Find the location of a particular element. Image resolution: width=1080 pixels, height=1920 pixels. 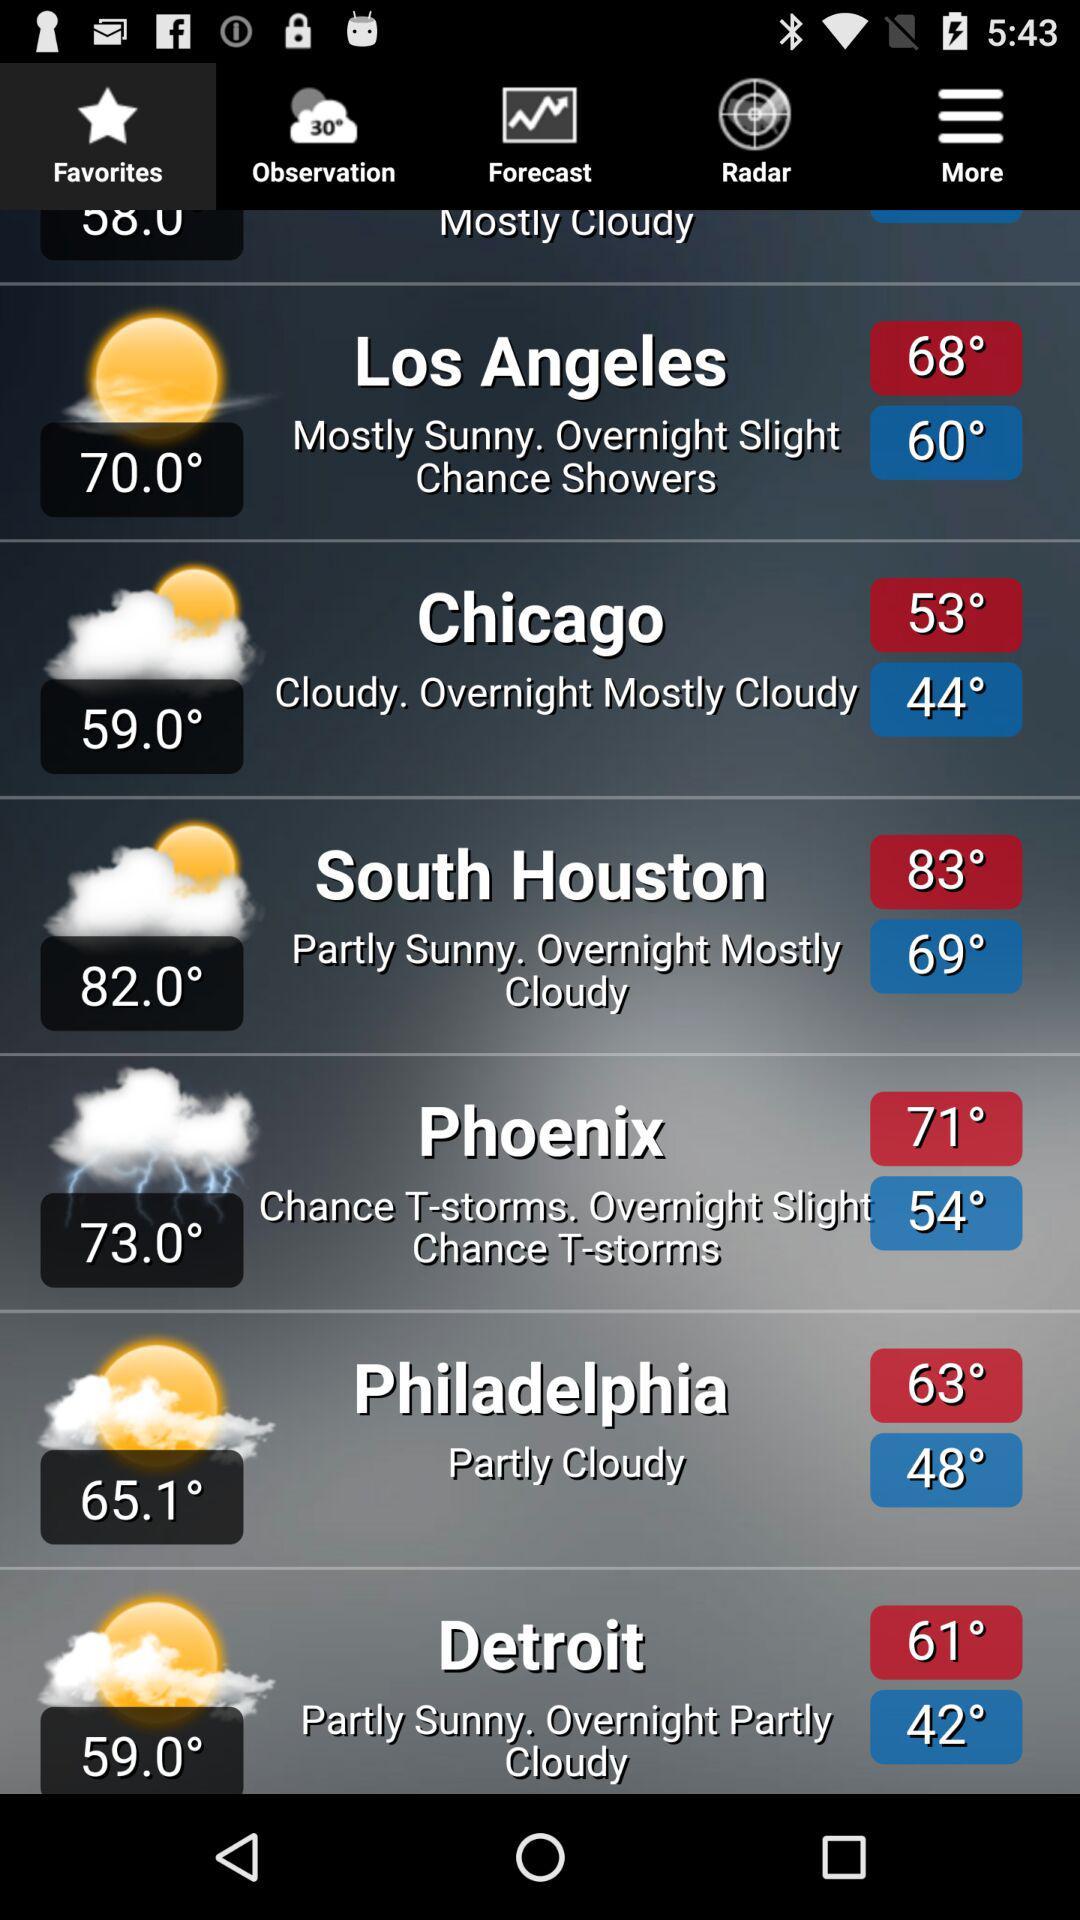

the item to the right of the radar icon is located at coordinates (971, 124).